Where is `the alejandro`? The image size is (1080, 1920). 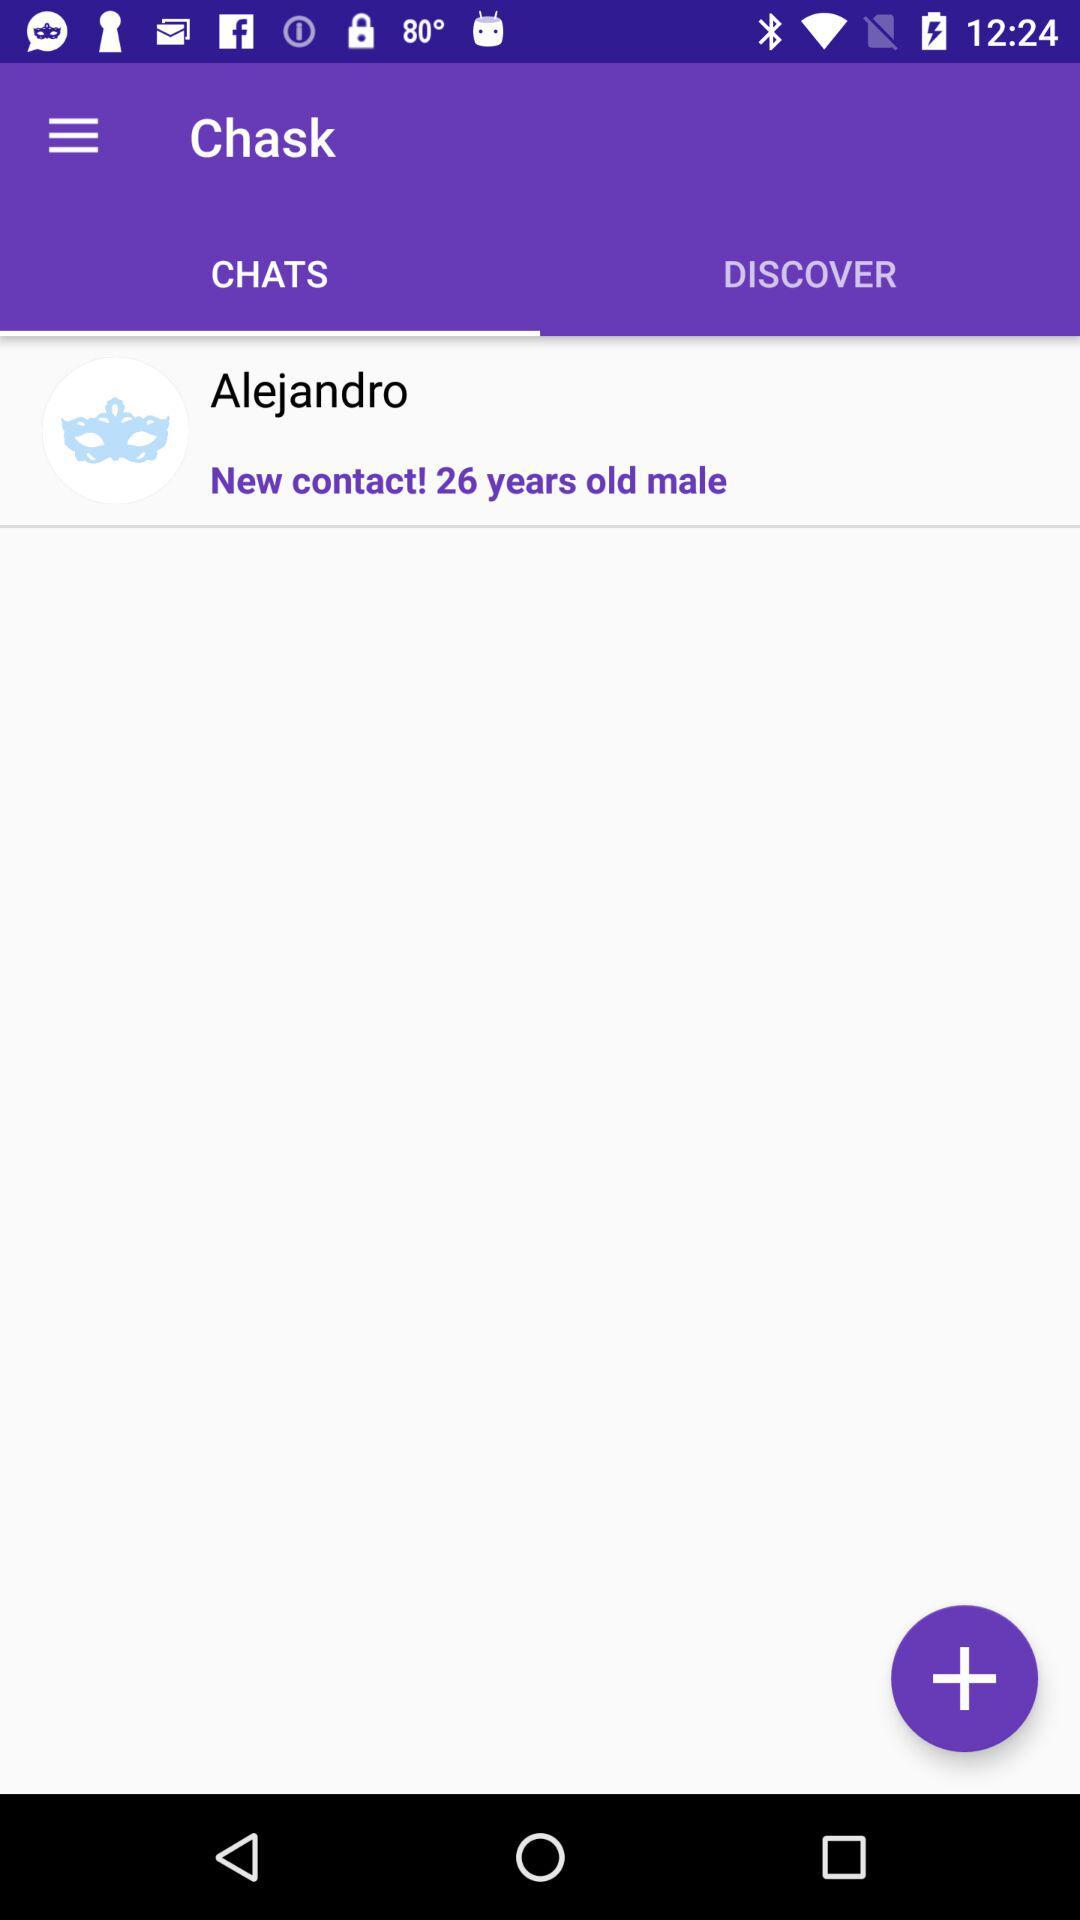 the alejandro is located at coordinates (309, 388).